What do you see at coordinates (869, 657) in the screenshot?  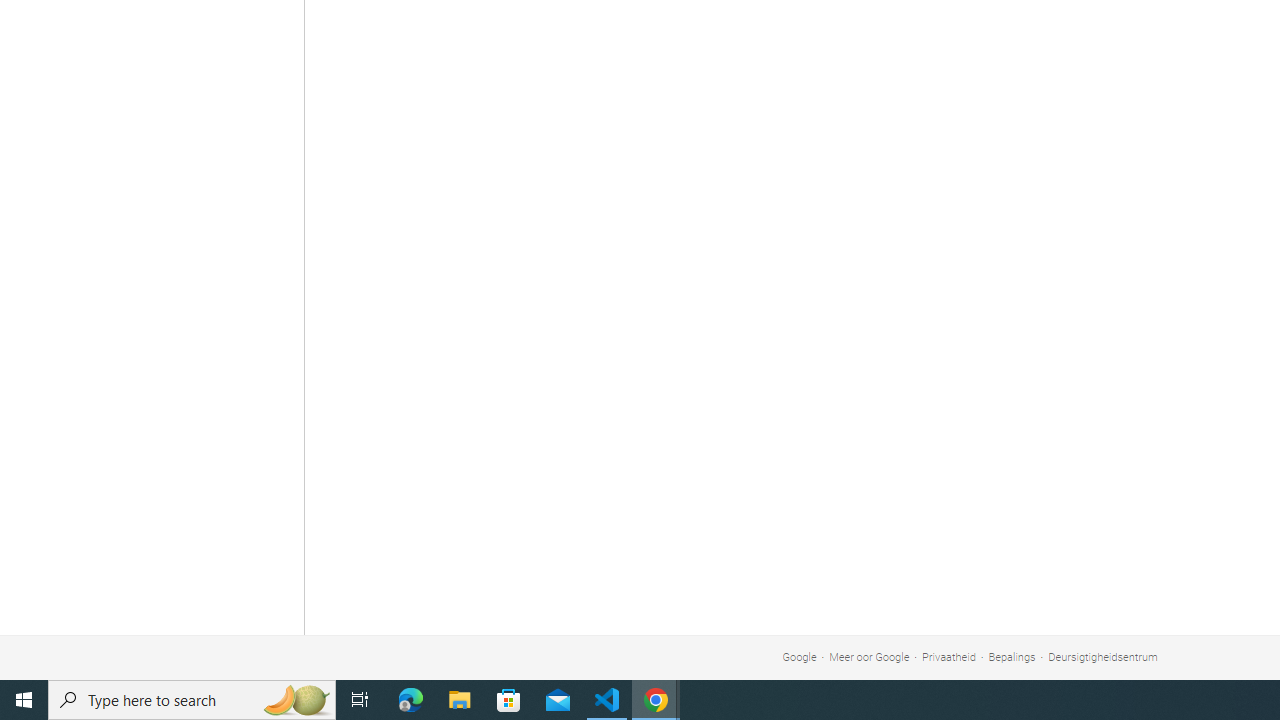 I see `'Meer oor Google'` at bounding box center [869, 657].